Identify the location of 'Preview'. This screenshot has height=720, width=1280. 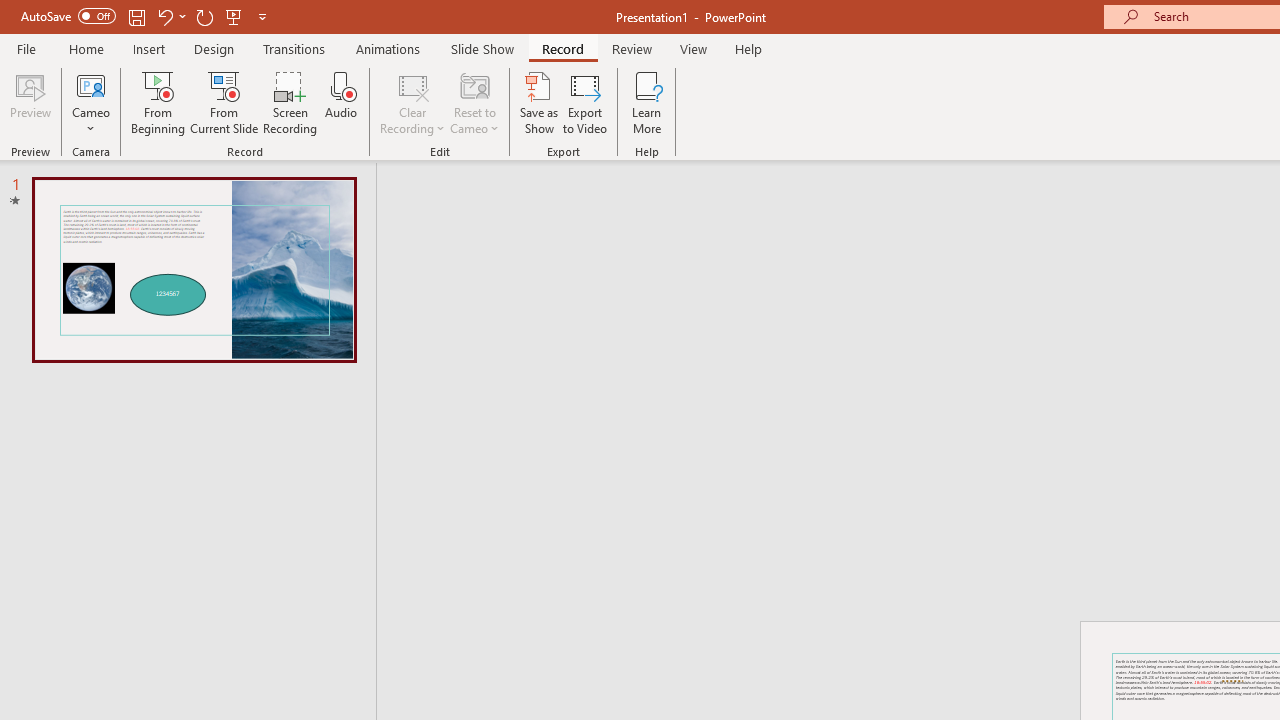
(30, 103).